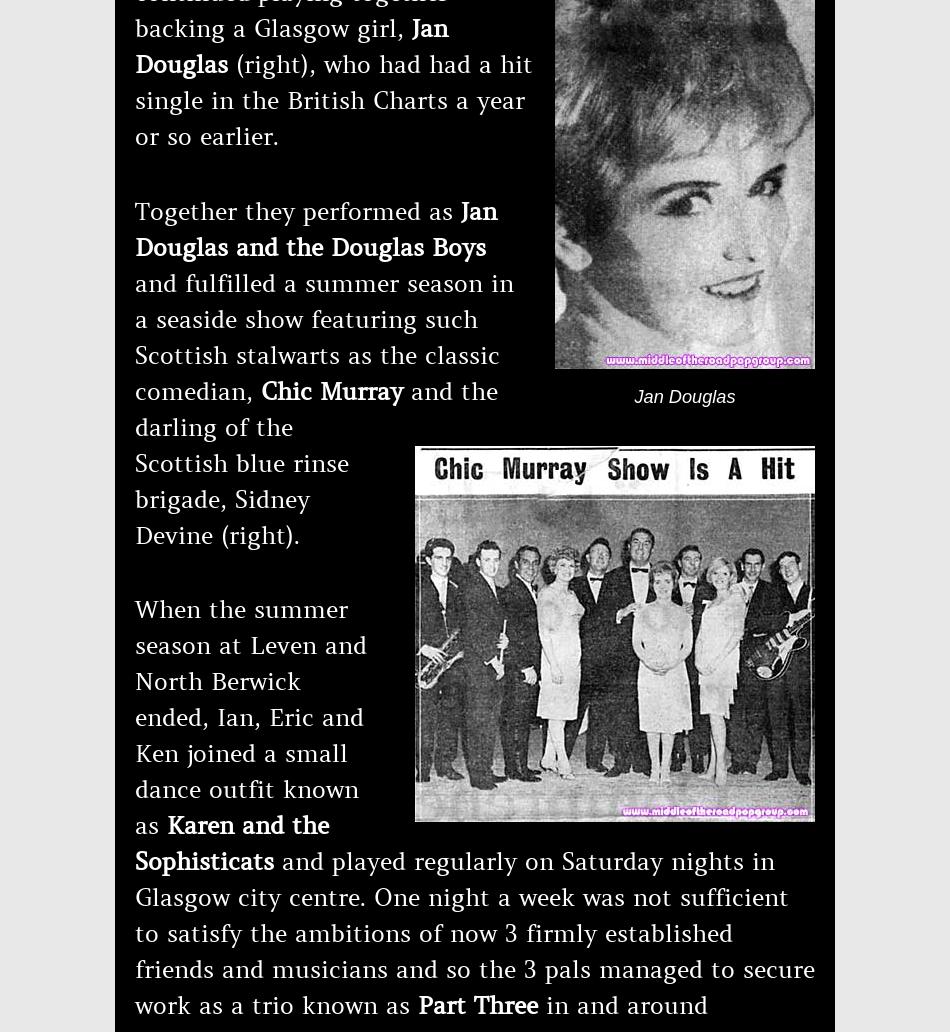 The image size is (950, 1032). What do you see at coordinates (315, 462) in the screenshot?
I see `'and the darling of the Scottish blue rinse brigade, Sidney Devine (right).'` at bounding box center [315, 462].